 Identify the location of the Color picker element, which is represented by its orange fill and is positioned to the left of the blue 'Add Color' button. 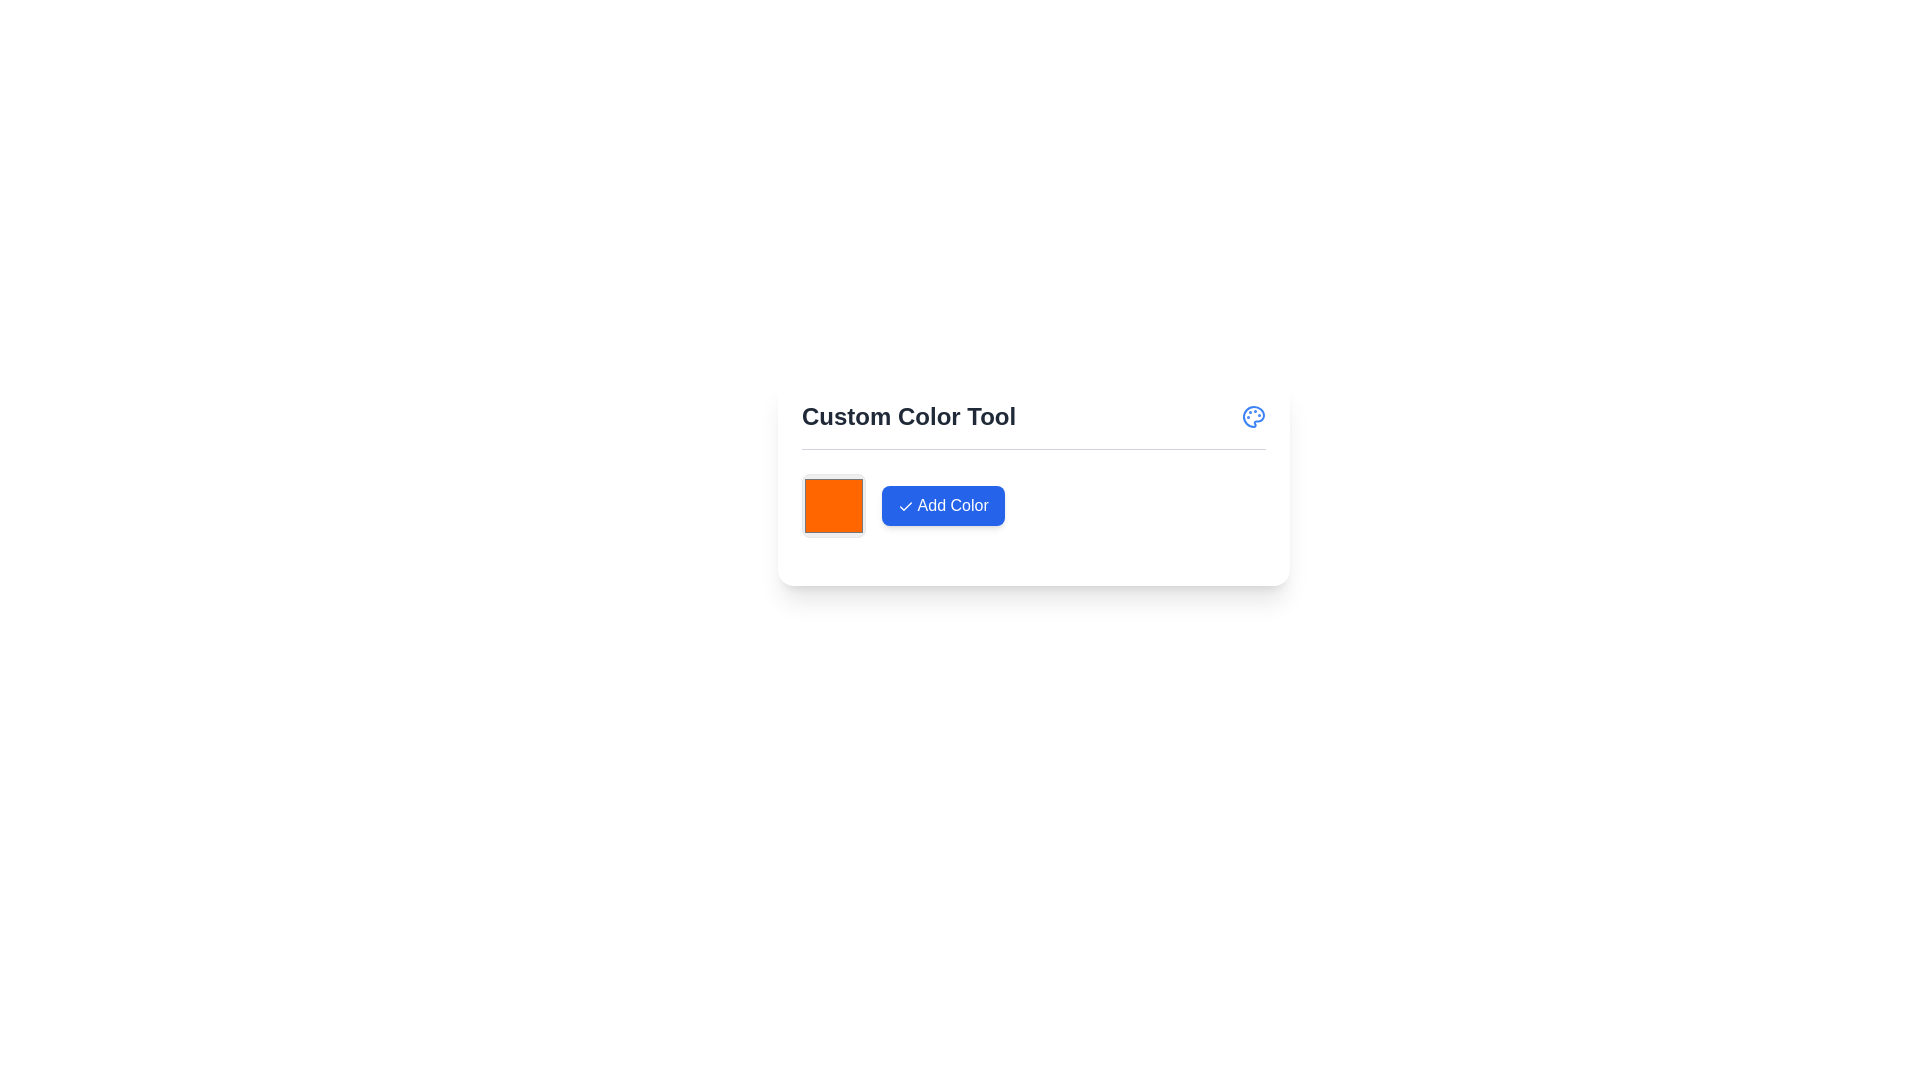
(834, 504).